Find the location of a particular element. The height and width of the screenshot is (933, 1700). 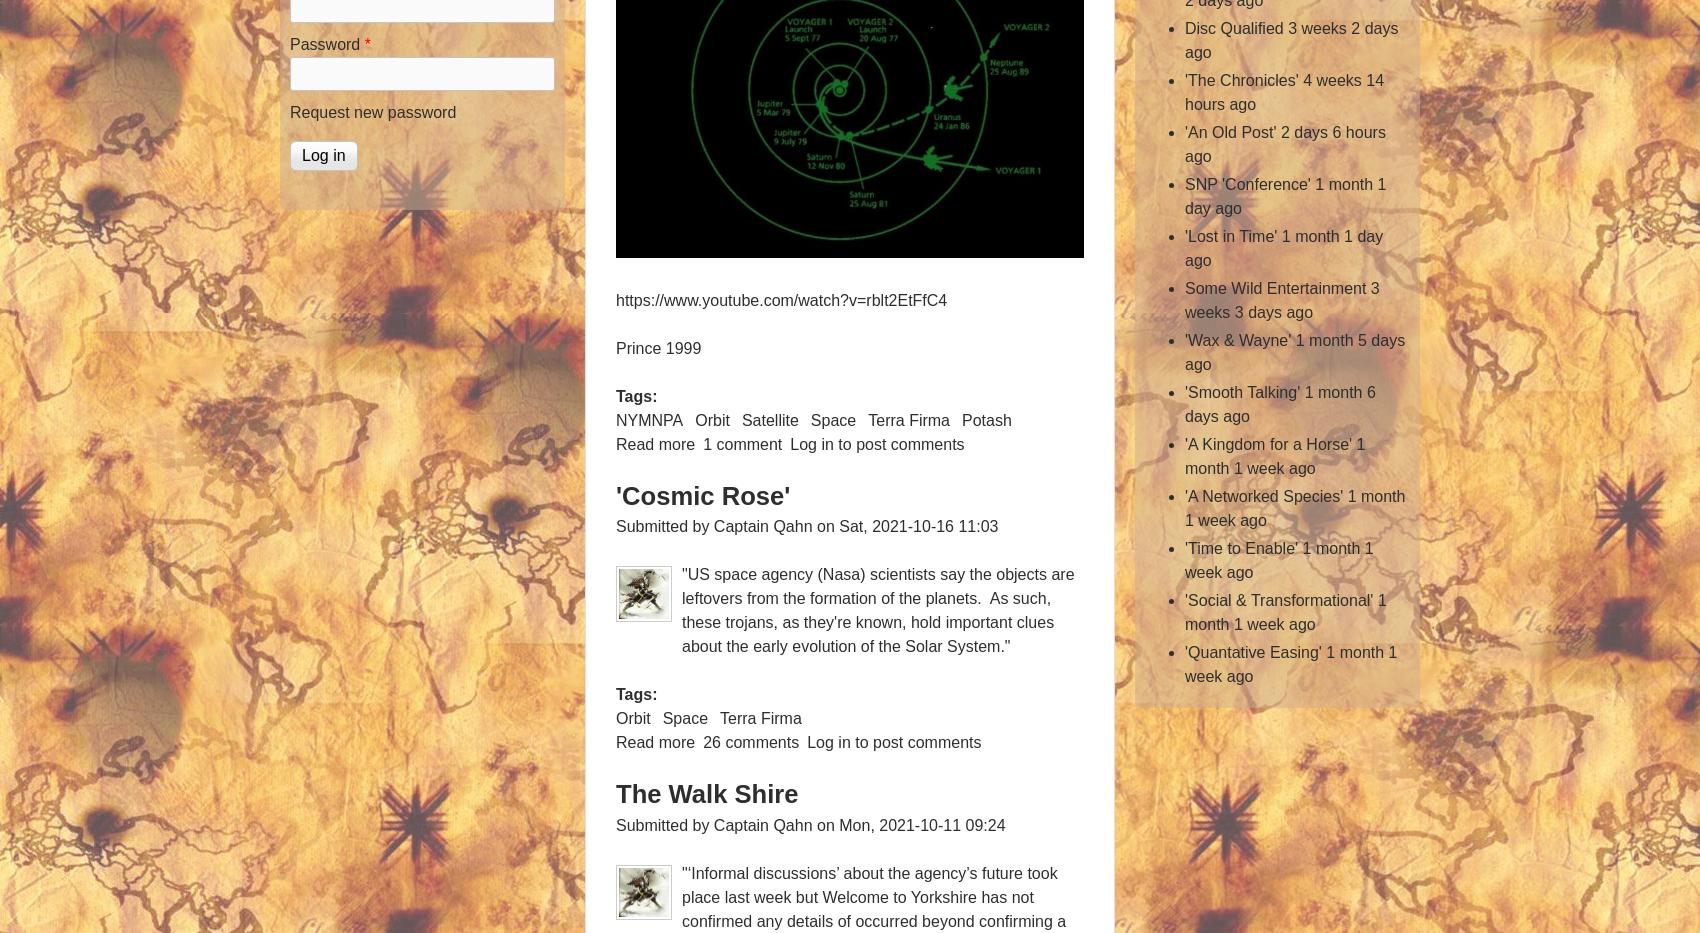

'1 month 5 days ago' is located at coordinates (1295, 351).